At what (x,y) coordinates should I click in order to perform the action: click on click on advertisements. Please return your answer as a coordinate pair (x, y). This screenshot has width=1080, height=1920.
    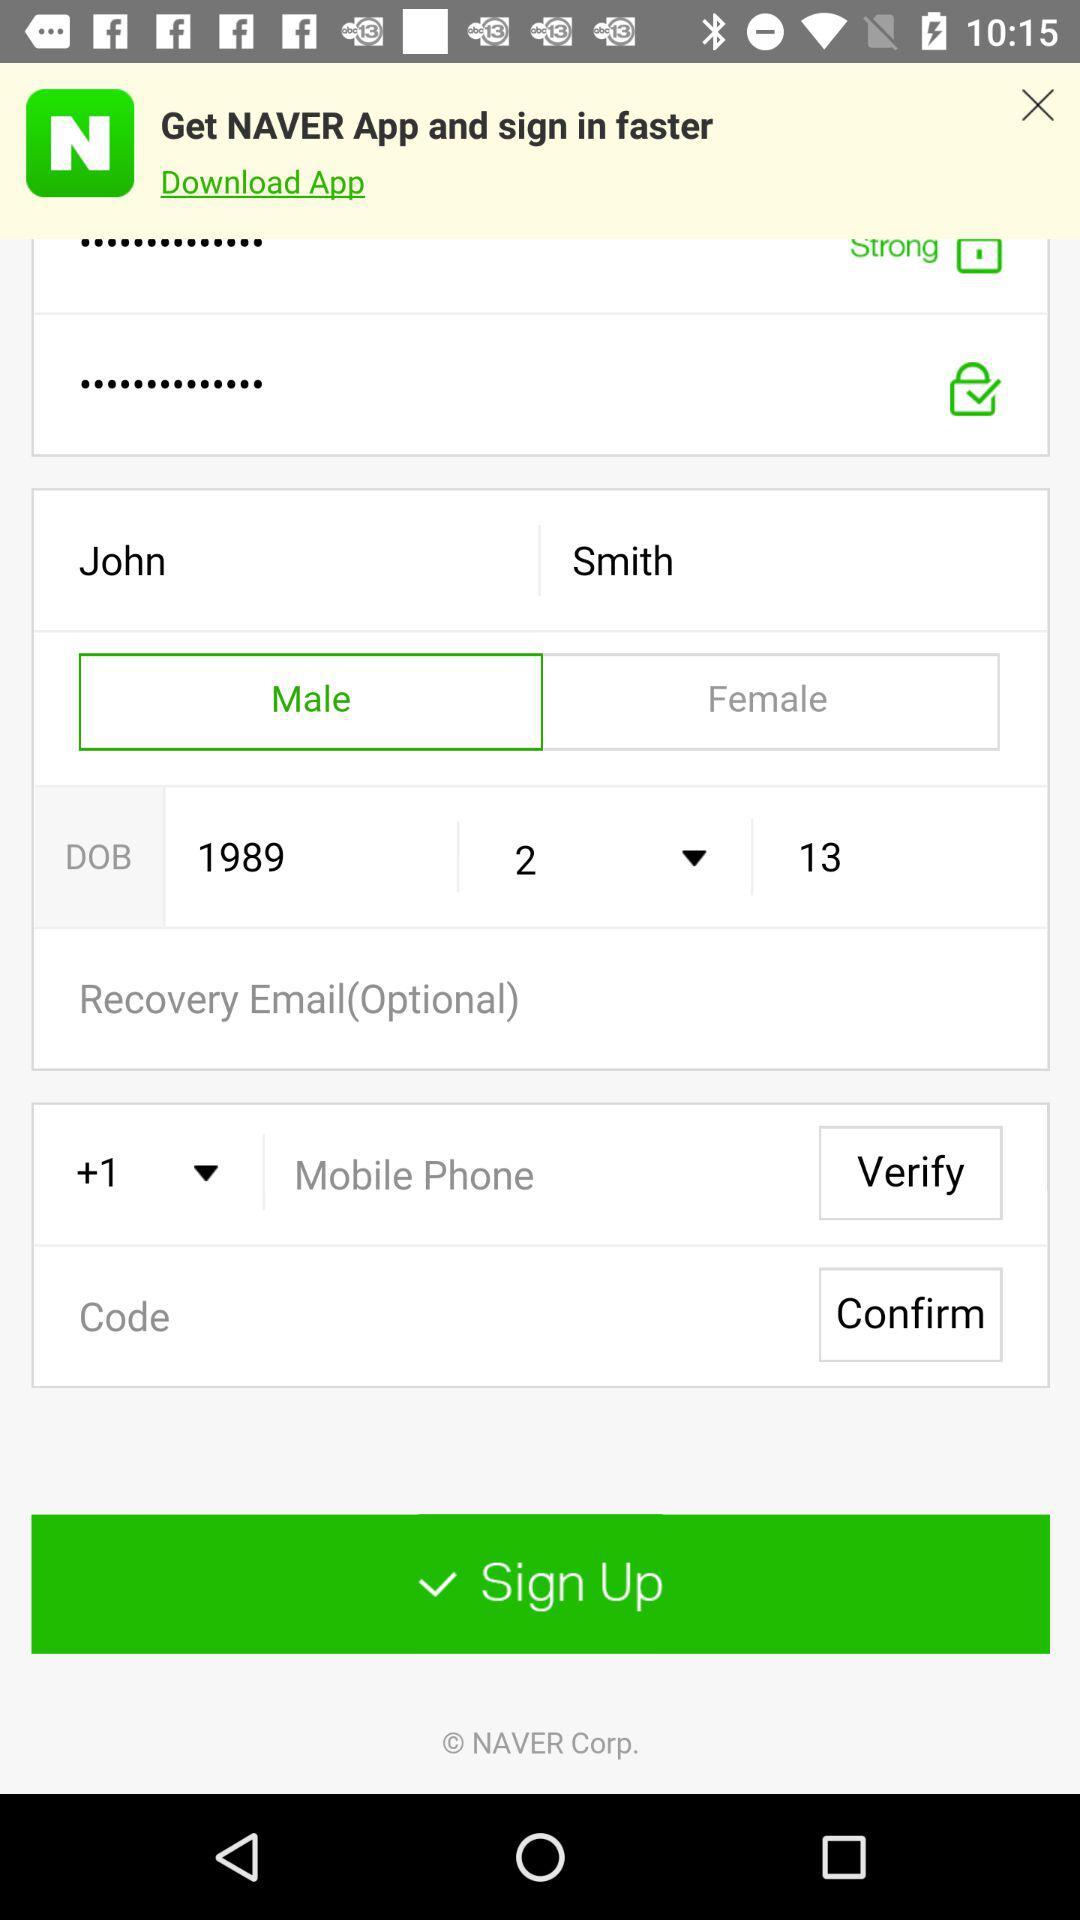
    Looking at the image, I should click on (66, 142).